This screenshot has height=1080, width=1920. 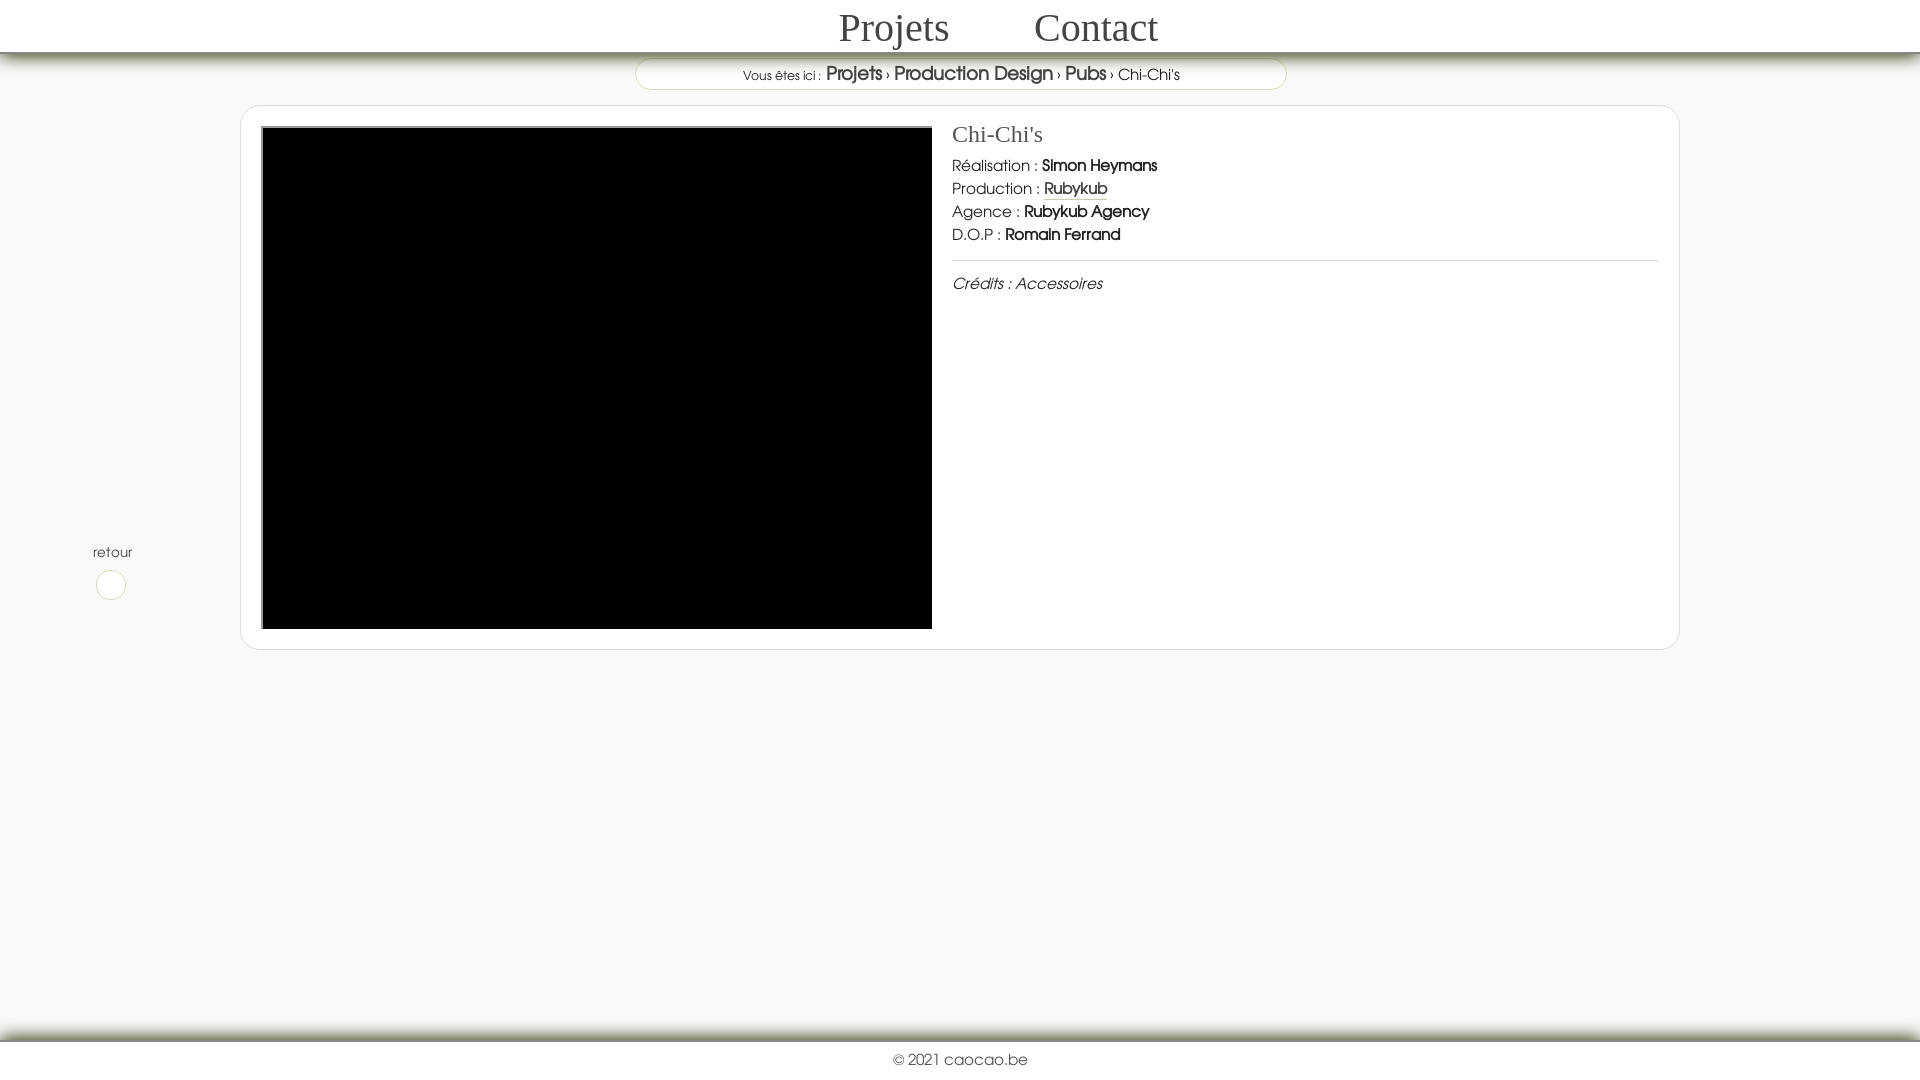 What do you see at coordinates (973, 71) in the screenshot?
I see `'Production Design'` at bounding box center [973, 71].